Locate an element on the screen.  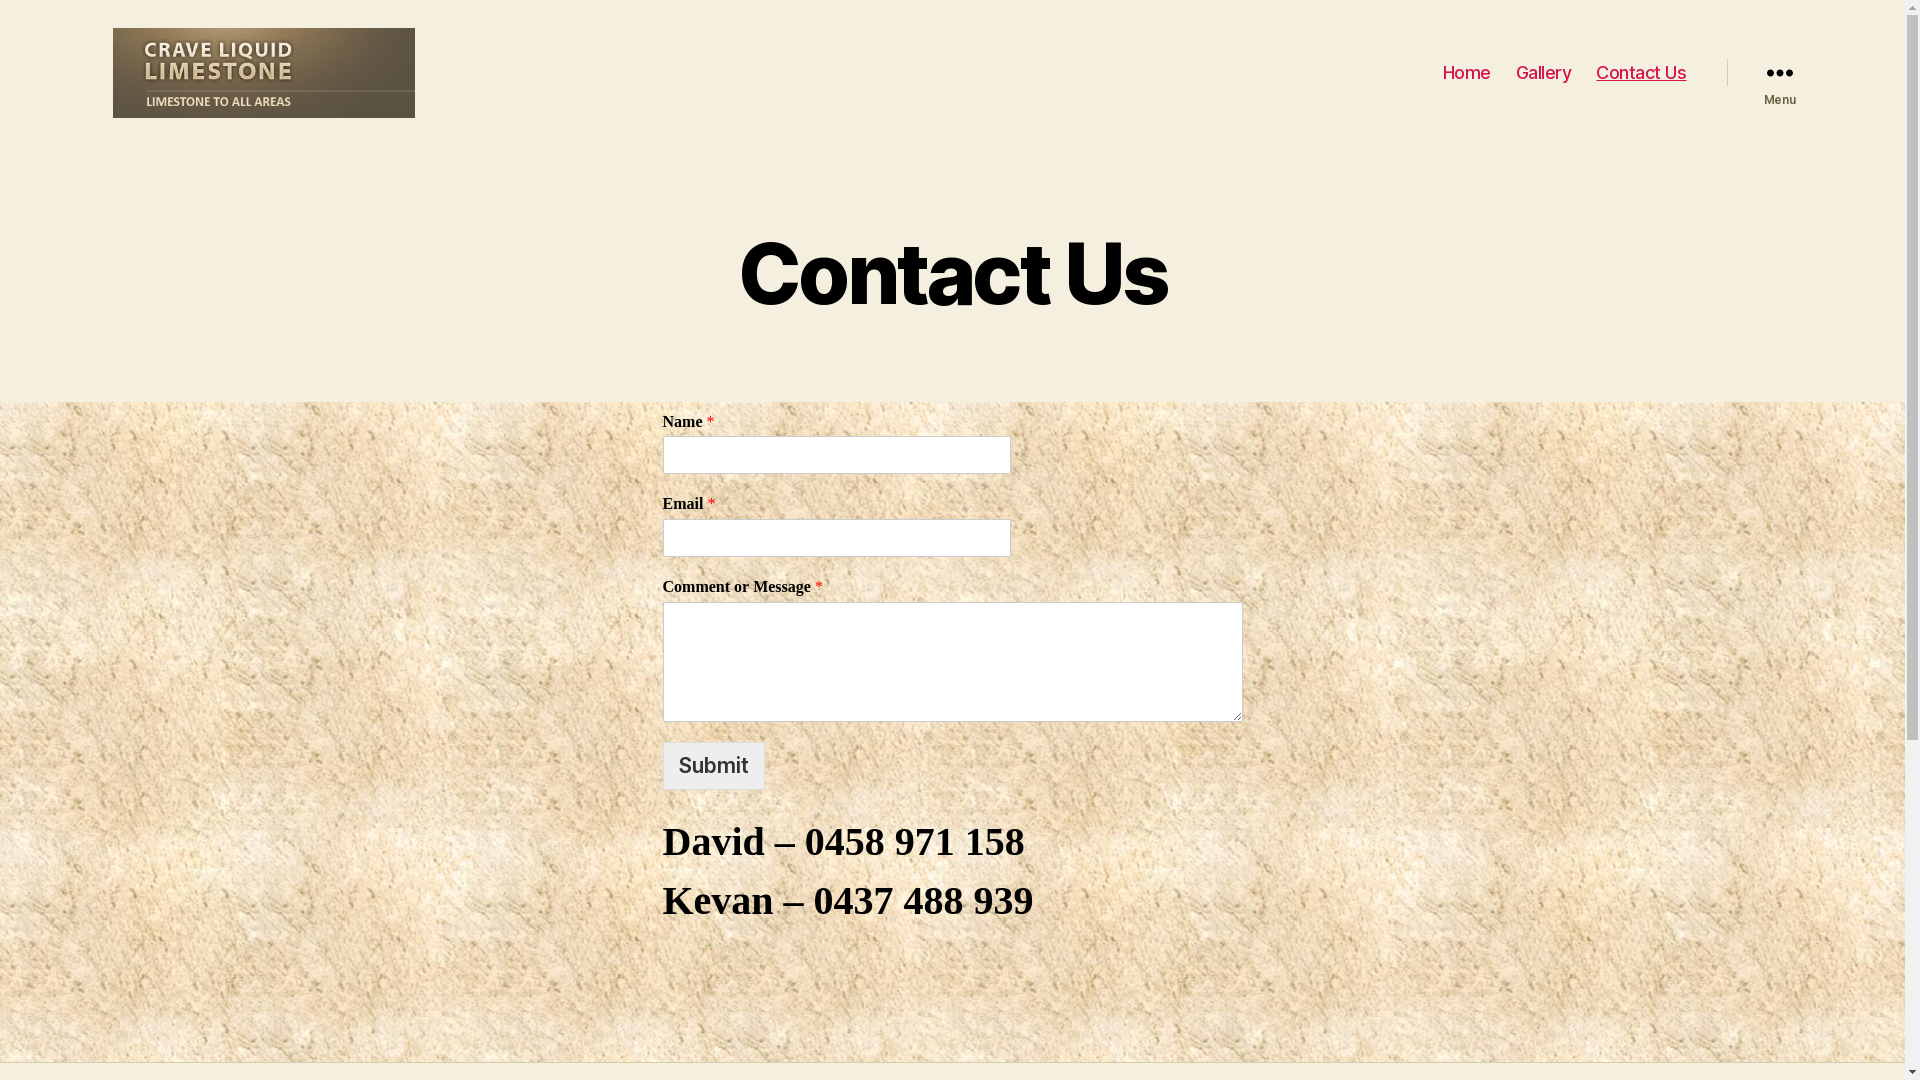
'Gallery' is located at coordinates (1543, 72).